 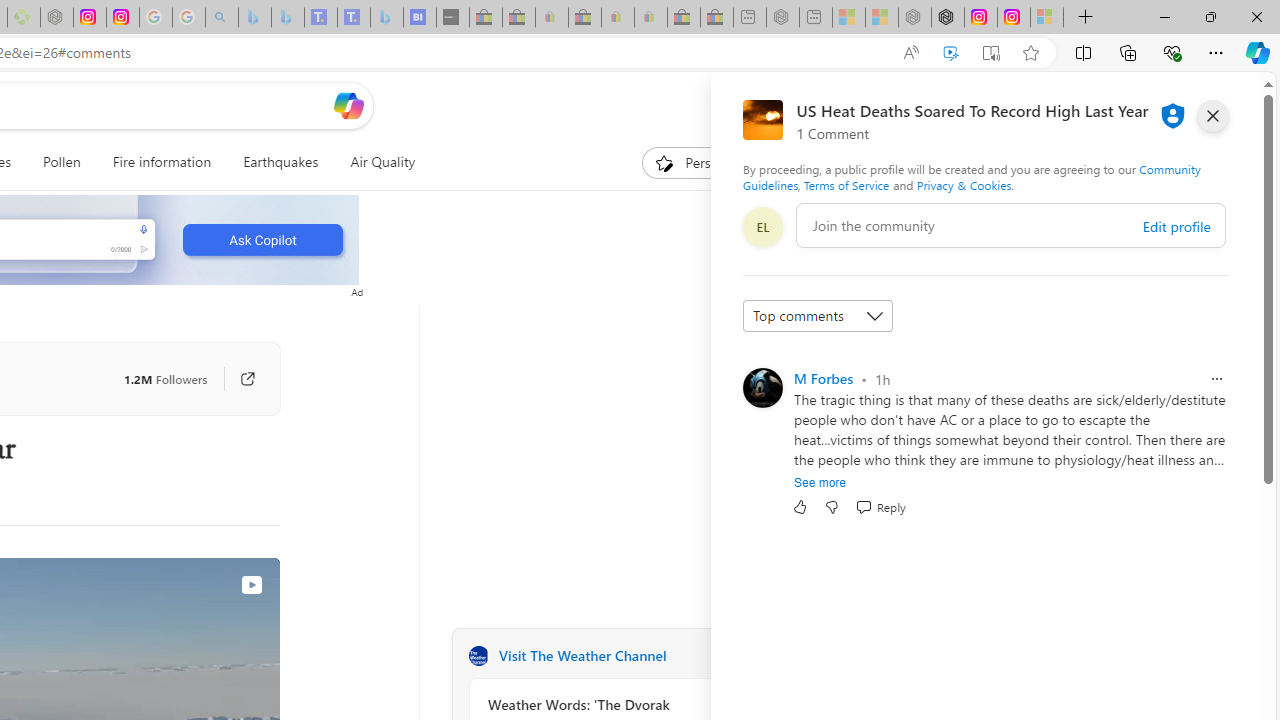 What do you see at coordinates (387, 17) in the screenshot?
I see `'Microsoft Bing Travel - Shangri-La Hotel Bangkok - Sleeping'` at bounding box center [387, 17].